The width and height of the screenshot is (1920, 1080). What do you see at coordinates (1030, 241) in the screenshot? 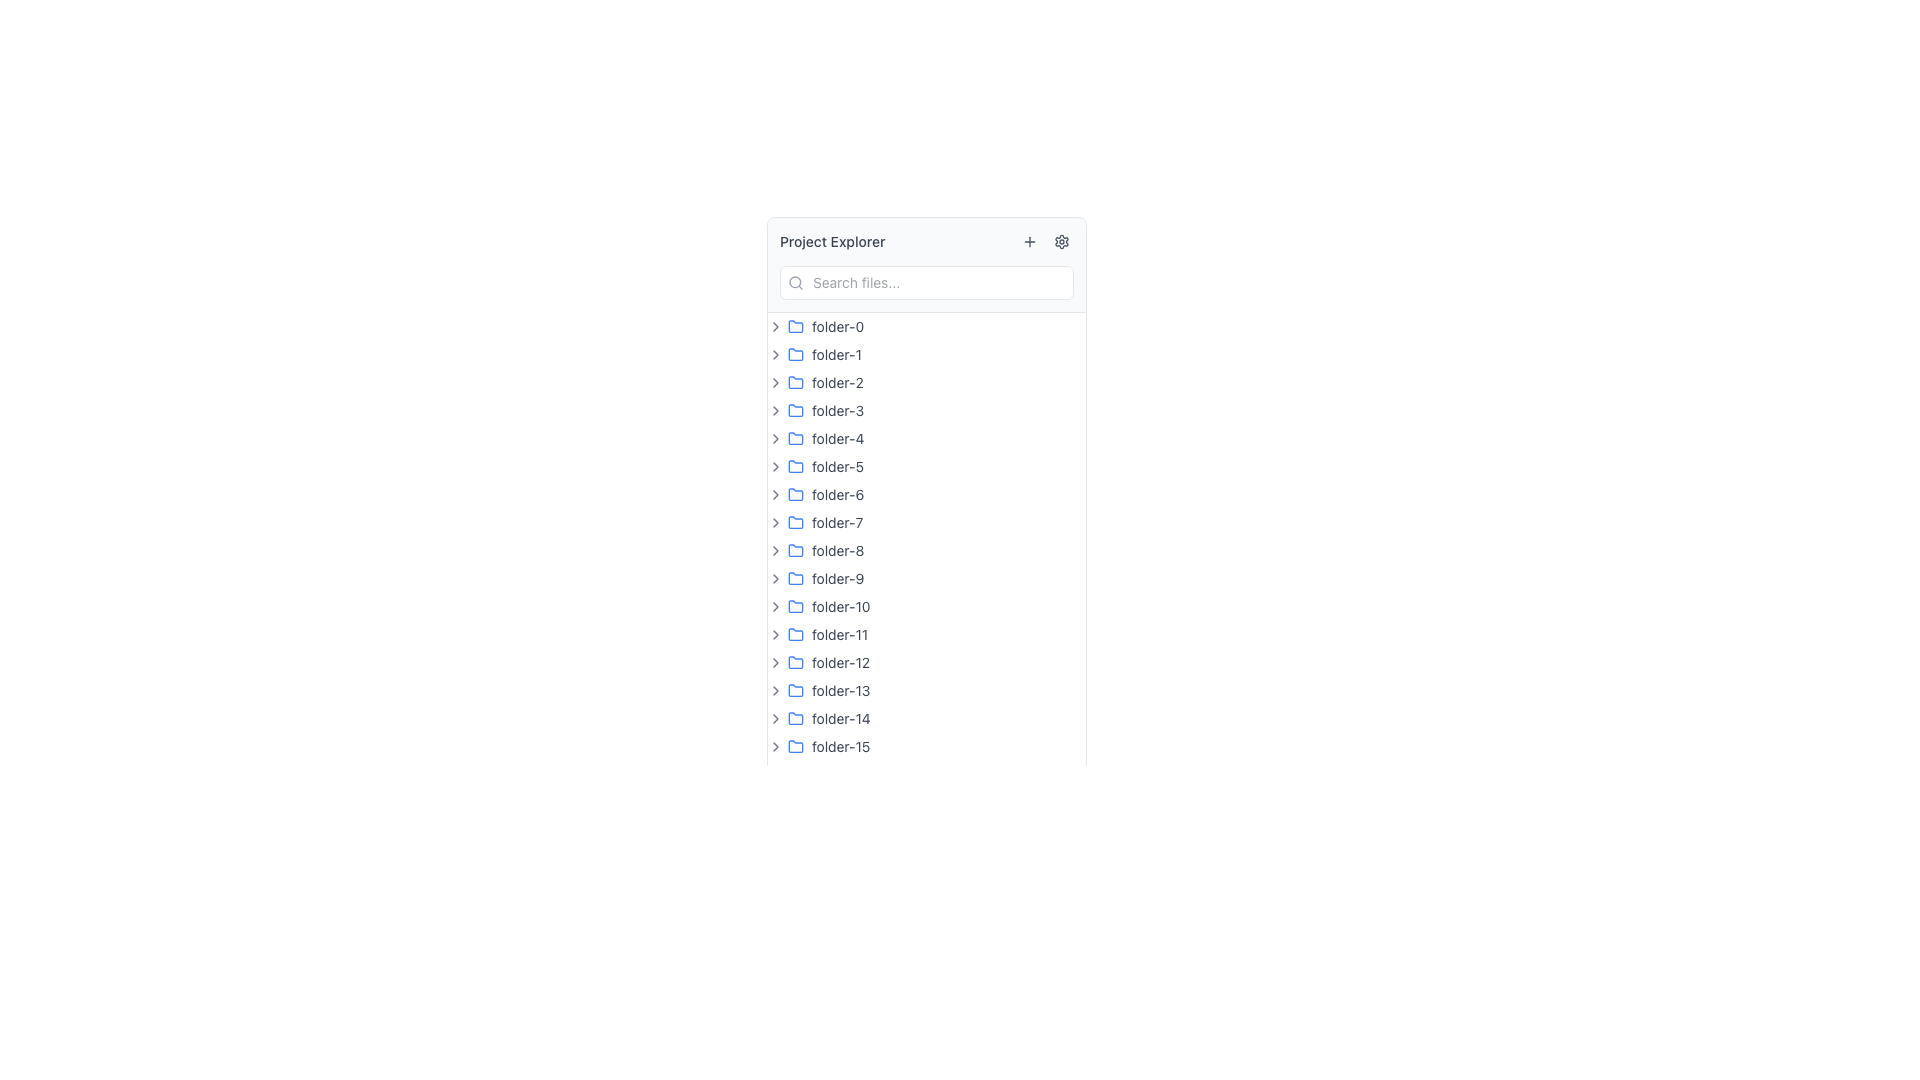
I see `the small square button with a plus (+) icon, located in the toolbar at the top-right of the 'Project Explorer' panel` at bounding box center [1030, 241].